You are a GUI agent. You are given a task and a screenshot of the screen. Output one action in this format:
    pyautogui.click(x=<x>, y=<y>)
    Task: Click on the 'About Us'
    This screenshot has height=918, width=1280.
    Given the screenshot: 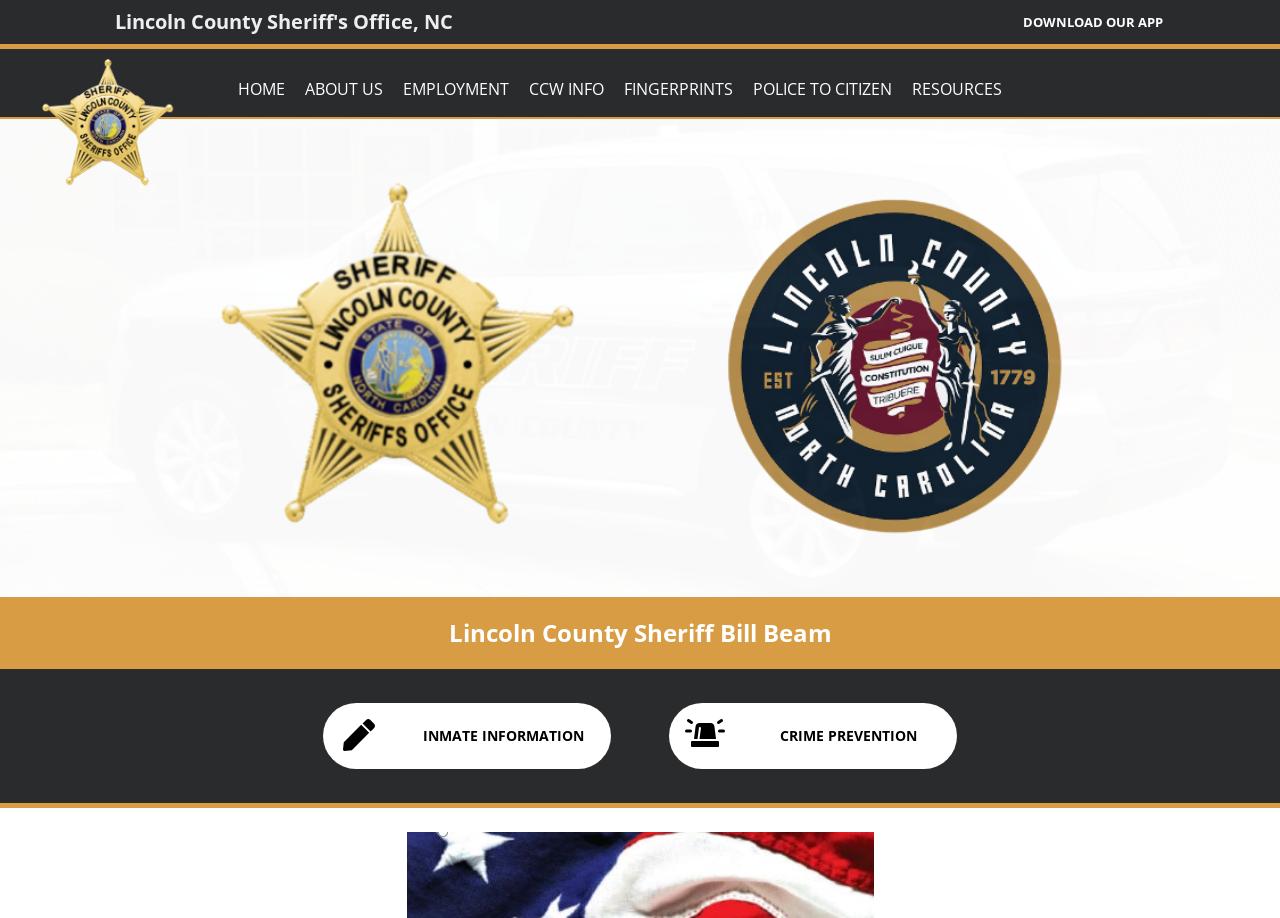 What is the action you would take?
    pyautogui.click(x=304, y=87)
    